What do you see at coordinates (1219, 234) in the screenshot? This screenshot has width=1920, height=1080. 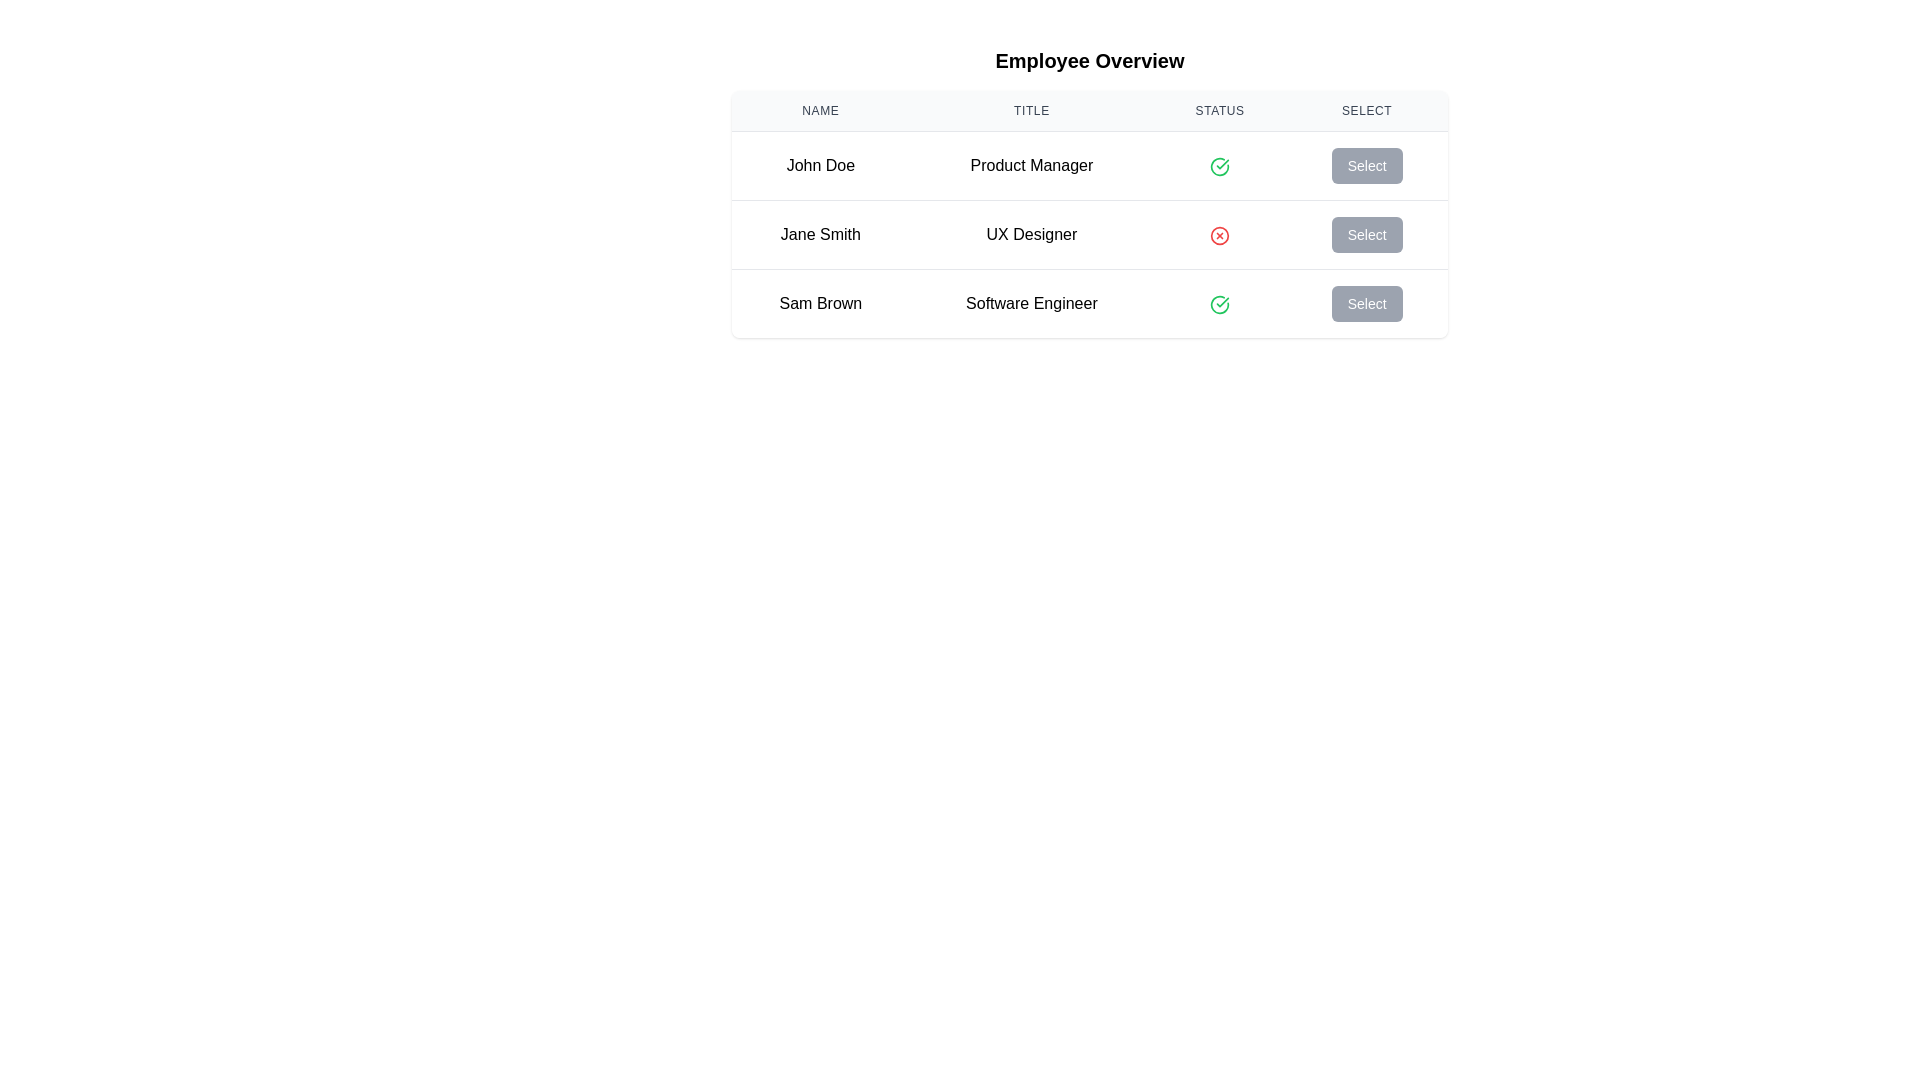 I see `the error status icon located in the 'STATUS' column of the table row for 'Jane Smith', which is the second row` at bounding box center [1219, 234].